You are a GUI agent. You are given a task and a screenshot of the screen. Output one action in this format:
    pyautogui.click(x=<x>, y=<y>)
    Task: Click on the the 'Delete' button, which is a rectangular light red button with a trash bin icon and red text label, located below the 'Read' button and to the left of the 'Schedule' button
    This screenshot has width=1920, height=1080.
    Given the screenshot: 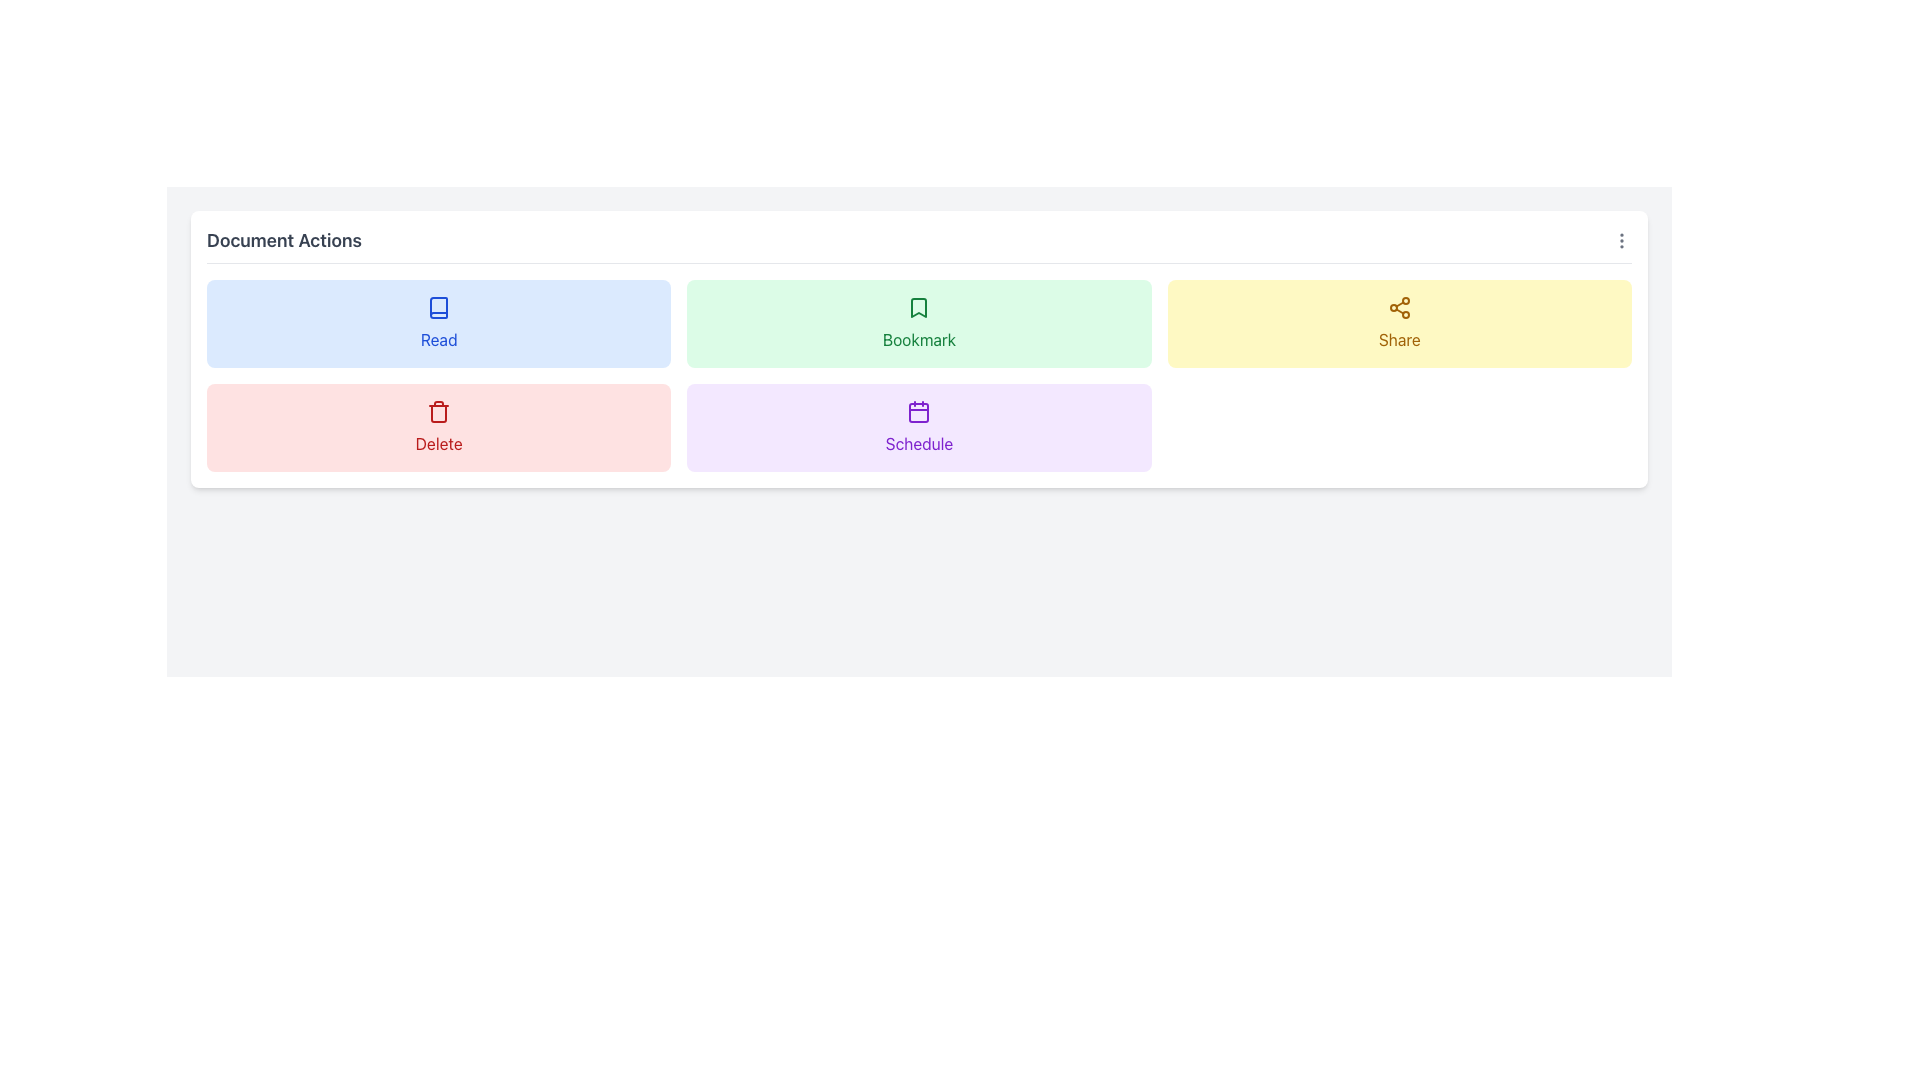 What is the action you would take?
    pyautogui.click(x=438, y=427)
    